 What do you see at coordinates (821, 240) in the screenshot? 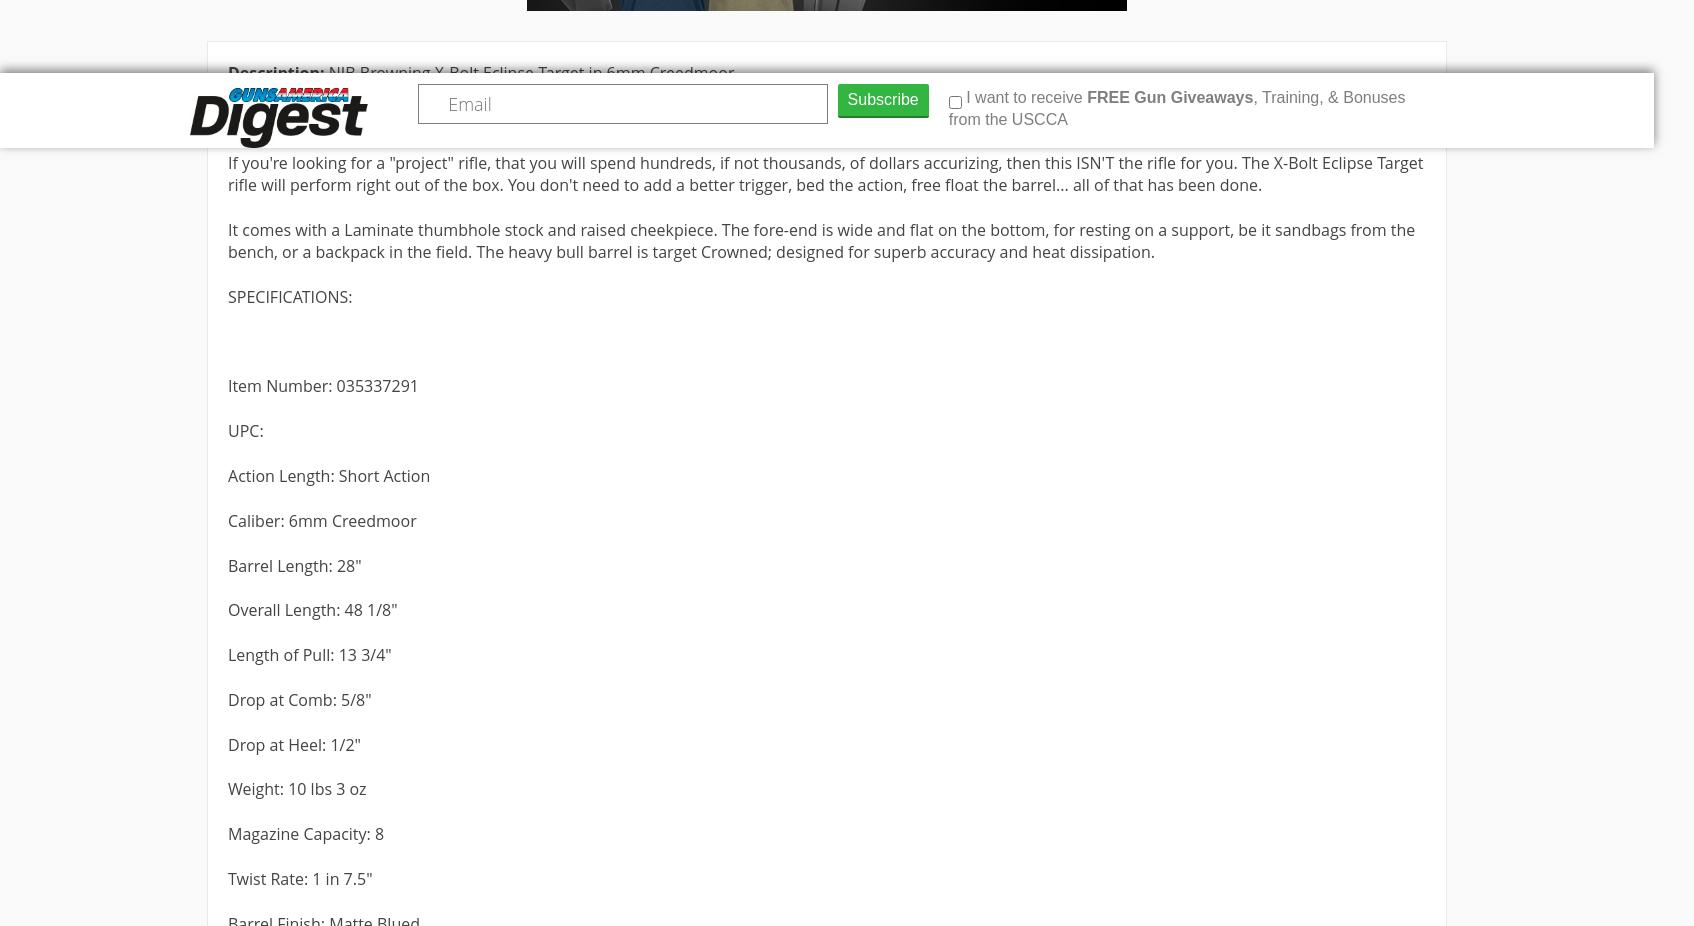
I see `'It comes with a Laminate thumbhole stock and raised cheekpiece. The fore-end is wide and flat on the bottom, for resting on a support, be it sandbags from the bench, or a backpack in the field. The heavy bull barrel is target Crowned; designed for superb accuracy and heat dissipation.'` at bounding box center [821, 240].